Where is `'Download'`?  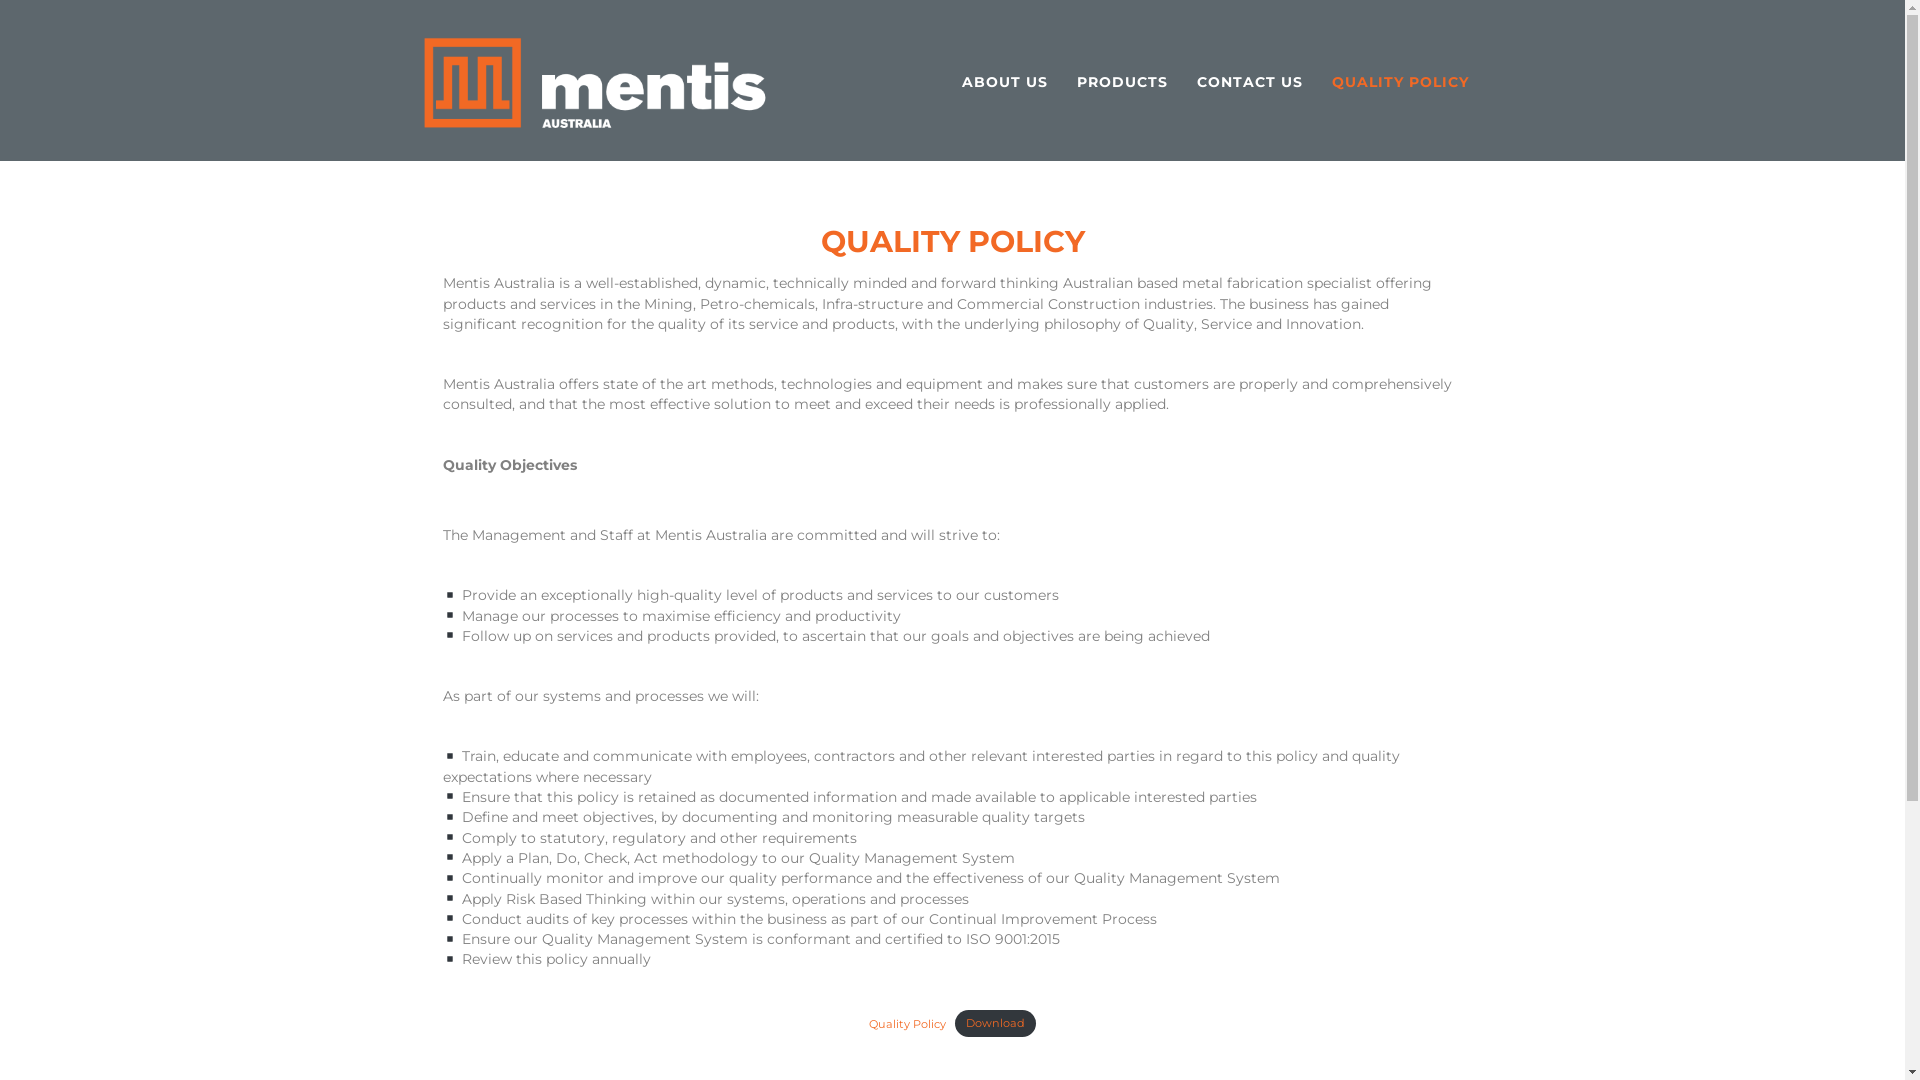 'Download' is located at coordinates (994, 1023).